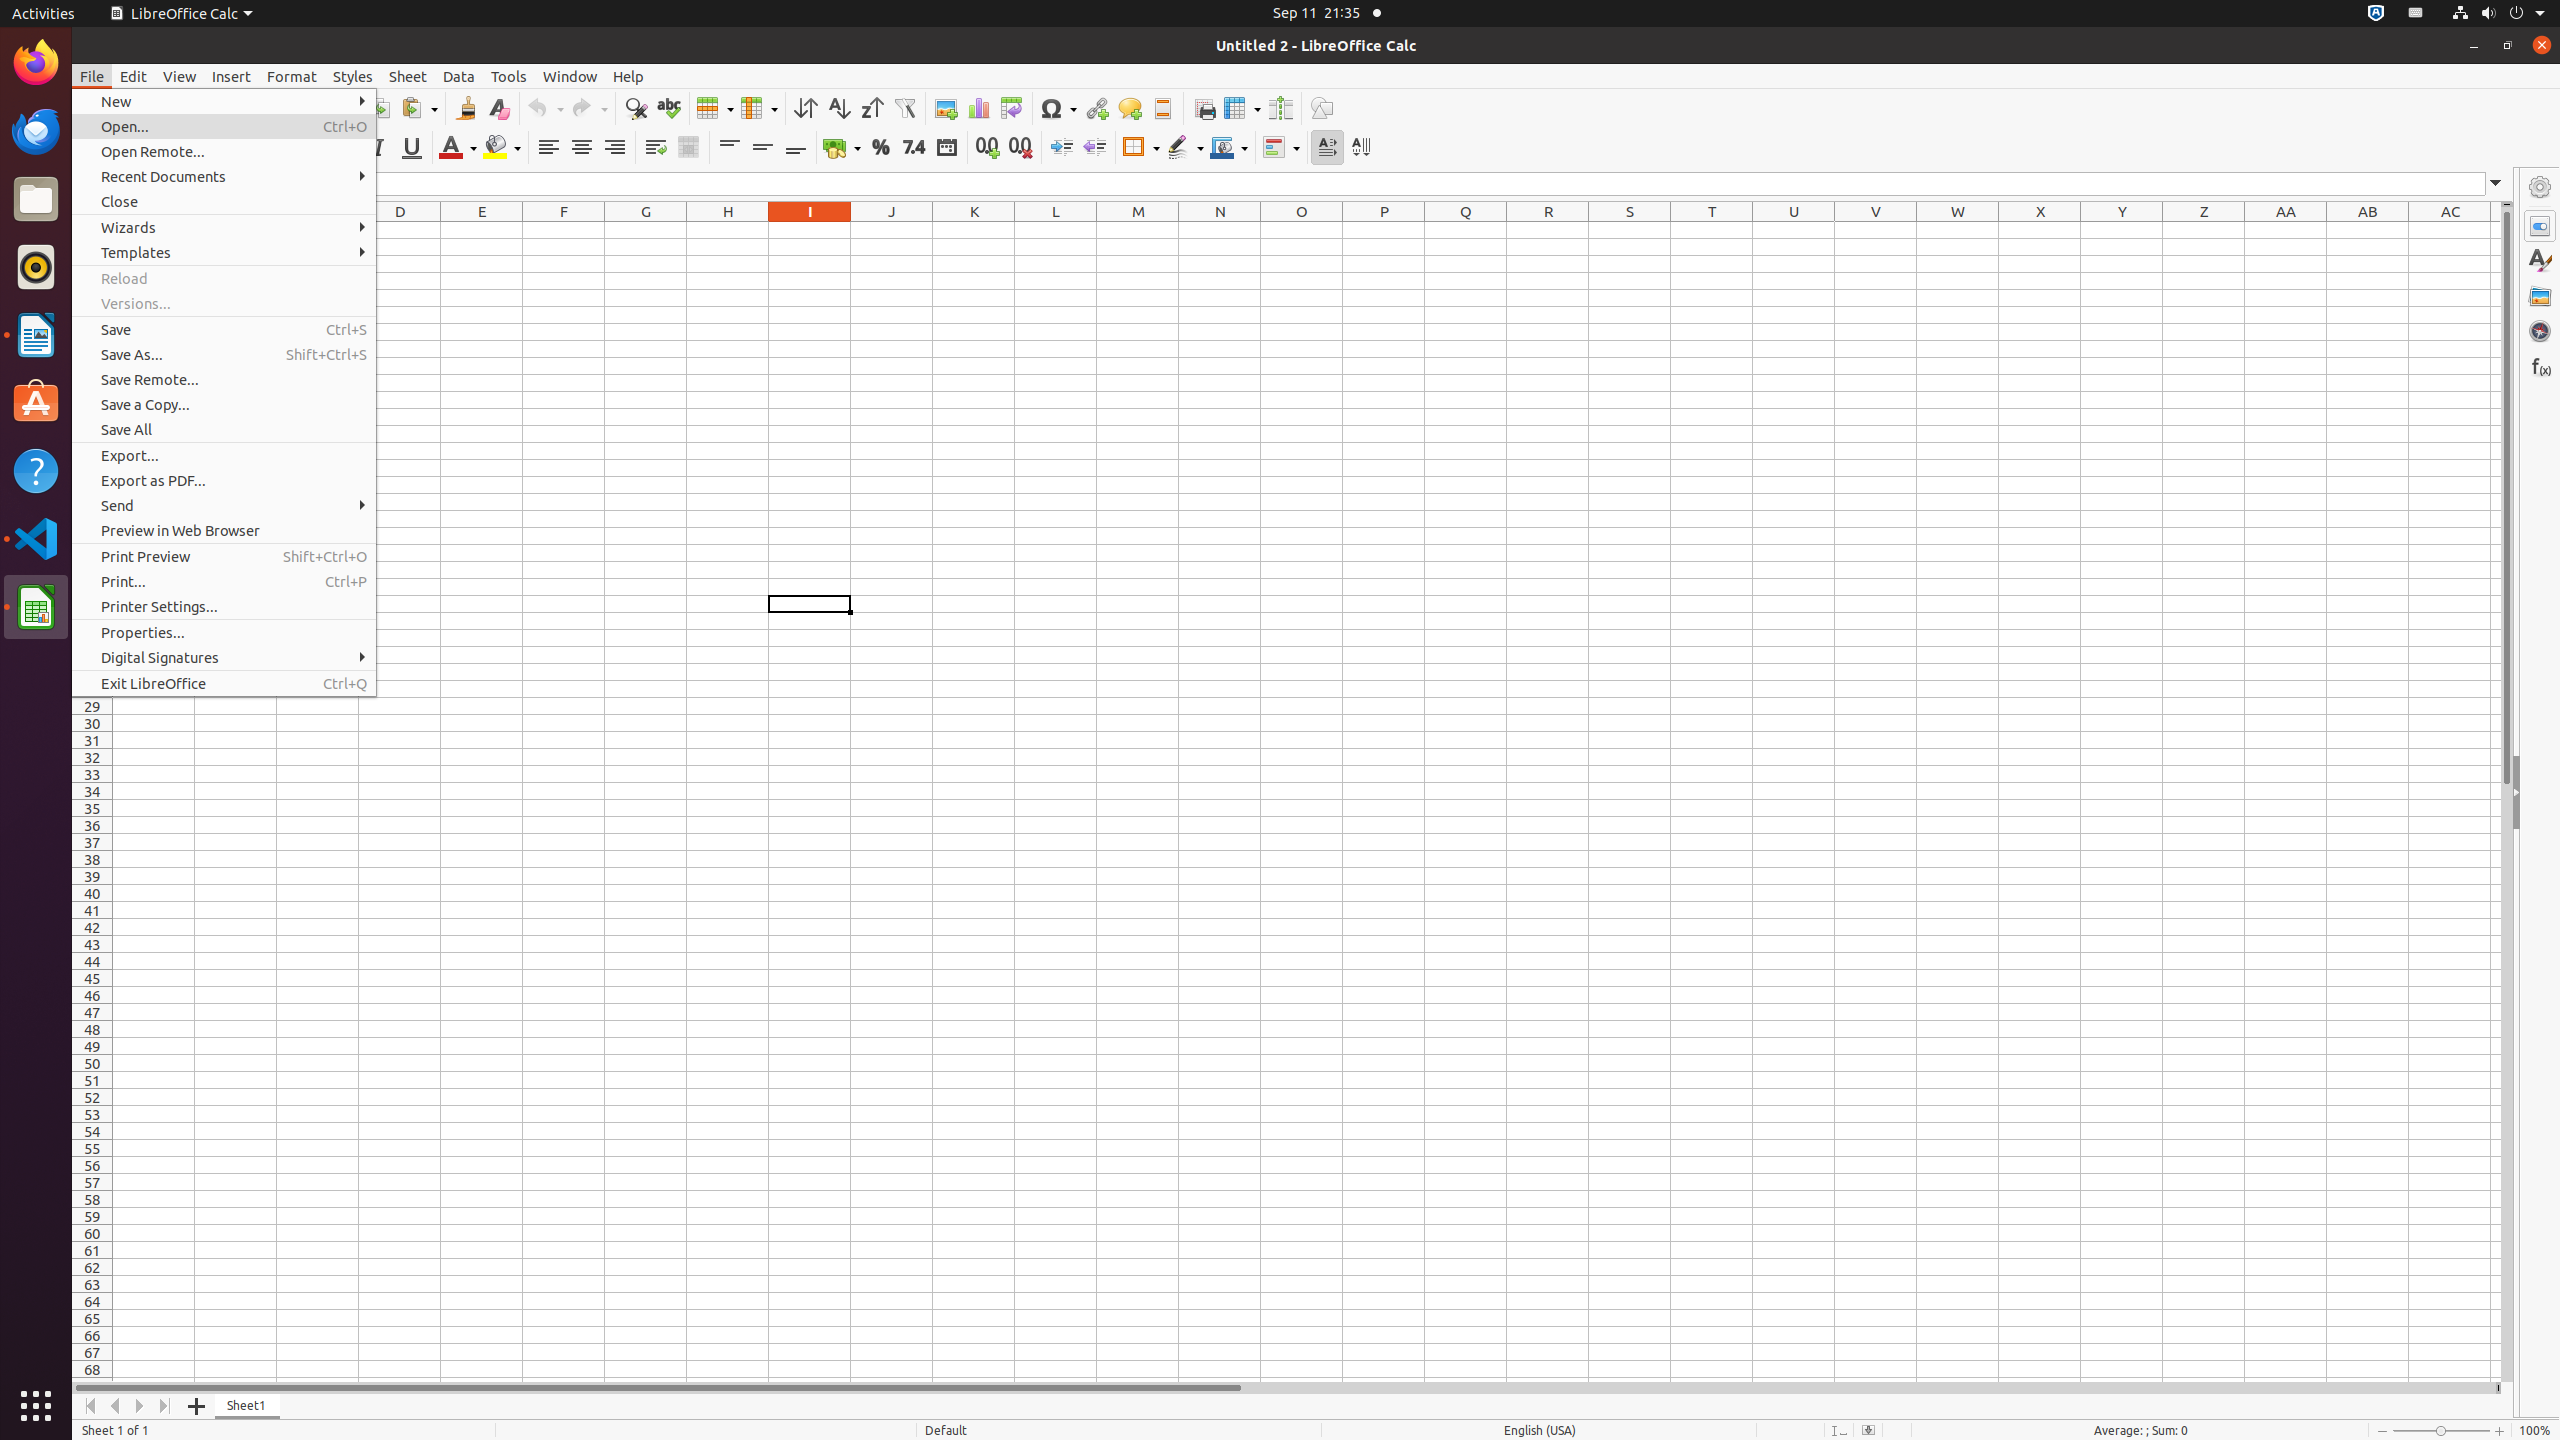 The image size is (2560, 1440). Describe the element at coordinates (729, 146) in the screenshot. I see `'Align Top'` at that location.